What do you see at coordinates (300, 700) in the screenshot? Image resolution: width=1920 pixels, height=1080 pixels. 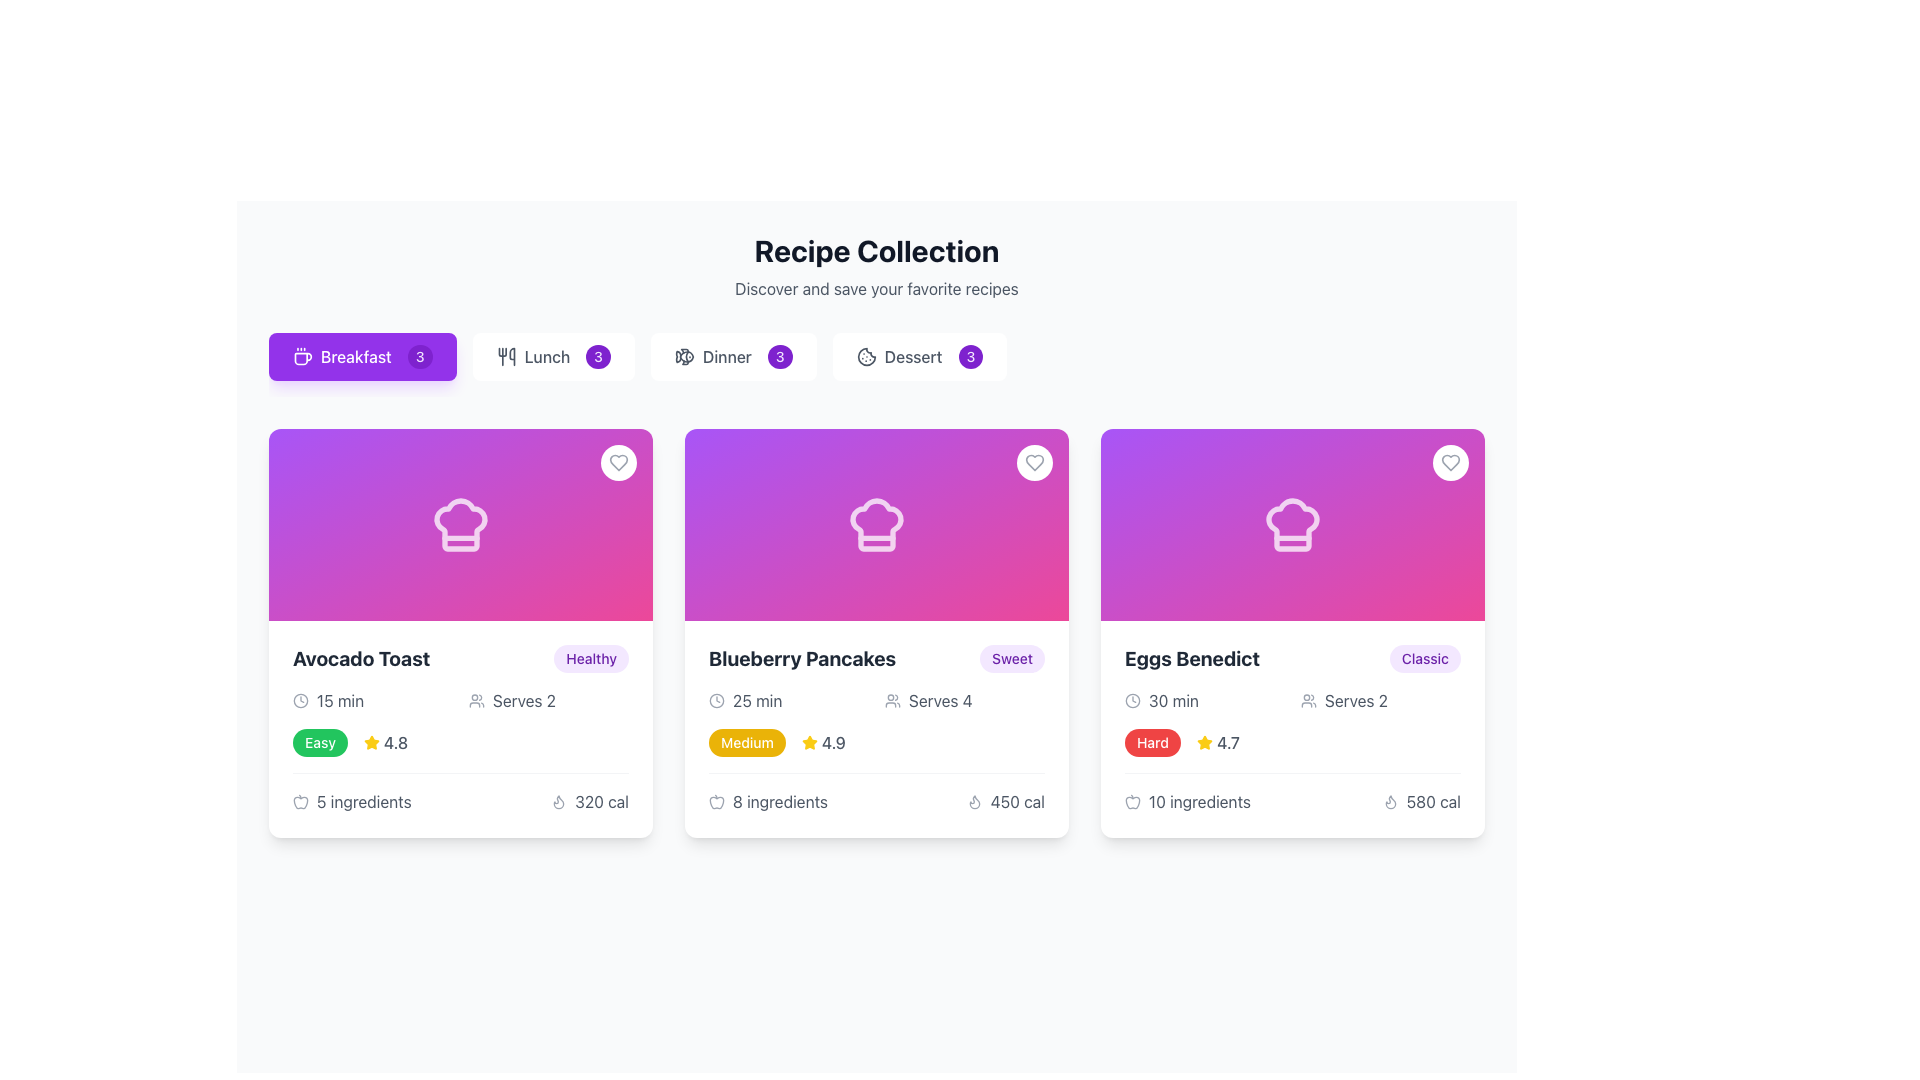 I see `the clock icon represented by the SVG Circle, which is located in the 'Time Required' section of the 'Avocado Toast' recipe card` at bounding box center [300, 700].